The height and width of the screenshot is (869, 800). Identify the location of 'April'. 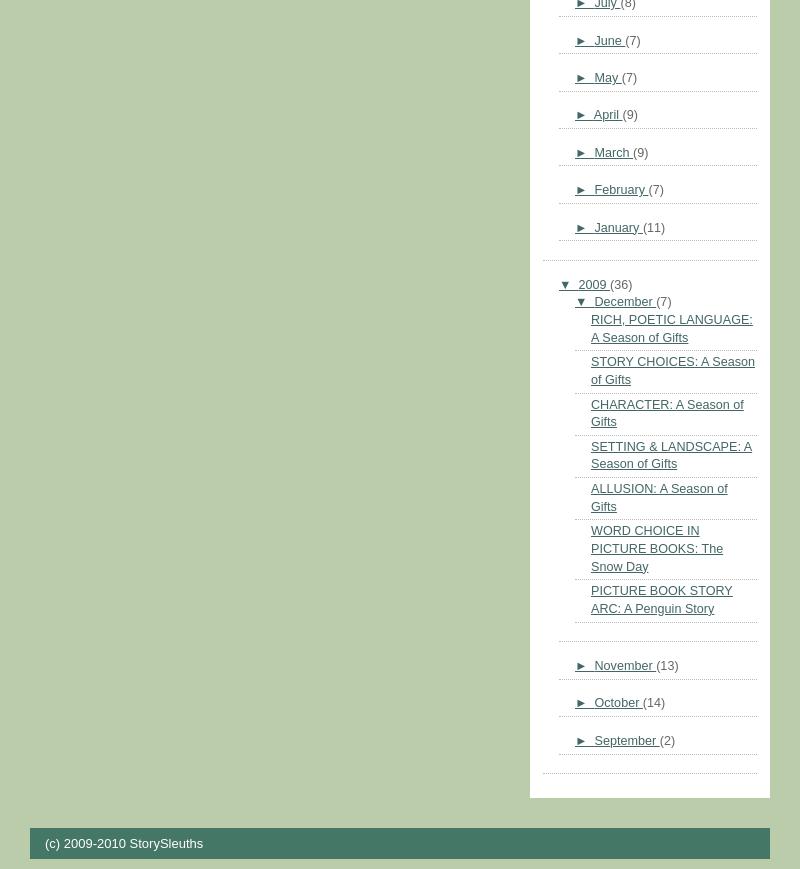
(591, 113).